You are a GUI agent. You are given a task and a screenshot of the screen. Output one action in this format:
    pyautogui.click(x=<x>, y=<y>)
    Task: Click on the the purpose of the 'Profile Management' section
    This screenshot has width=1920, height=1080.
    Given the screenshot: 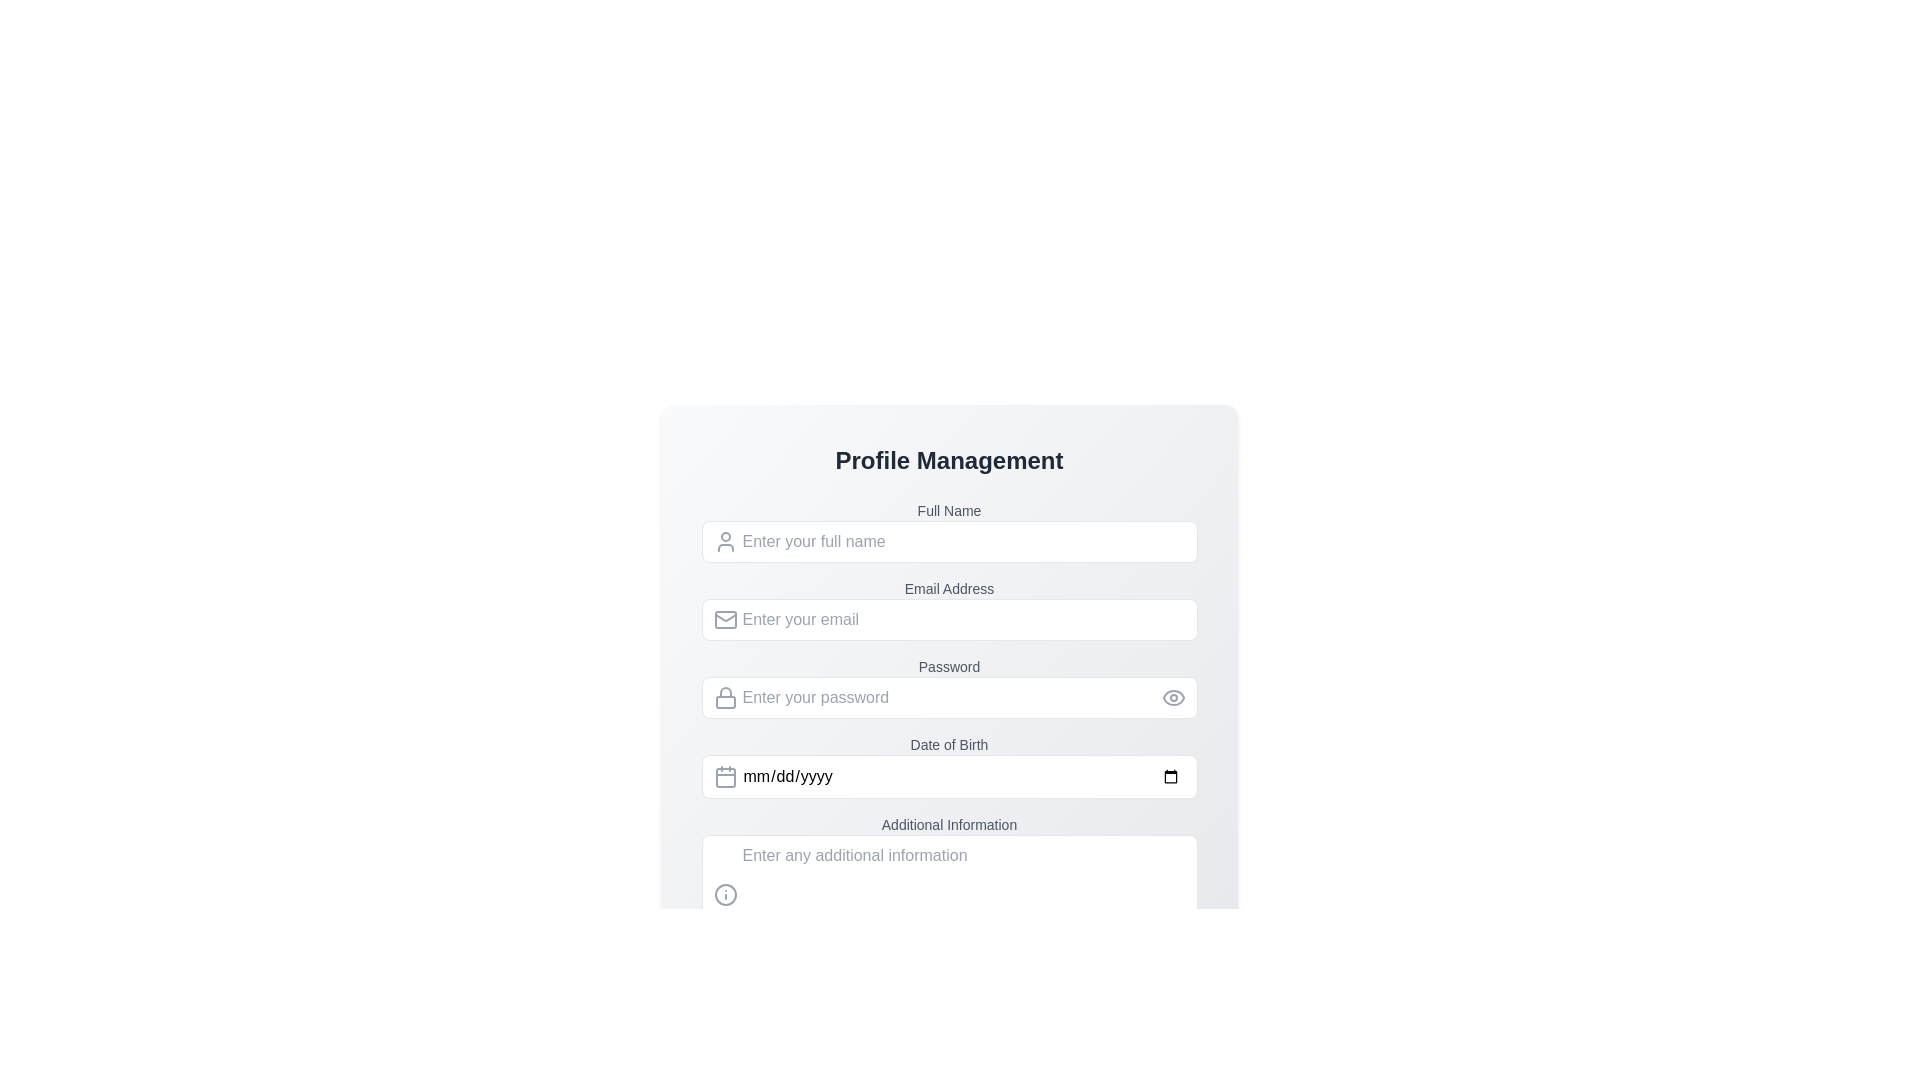 What is the action you would take?
    pyautogui.click(x=948, y=461)
    